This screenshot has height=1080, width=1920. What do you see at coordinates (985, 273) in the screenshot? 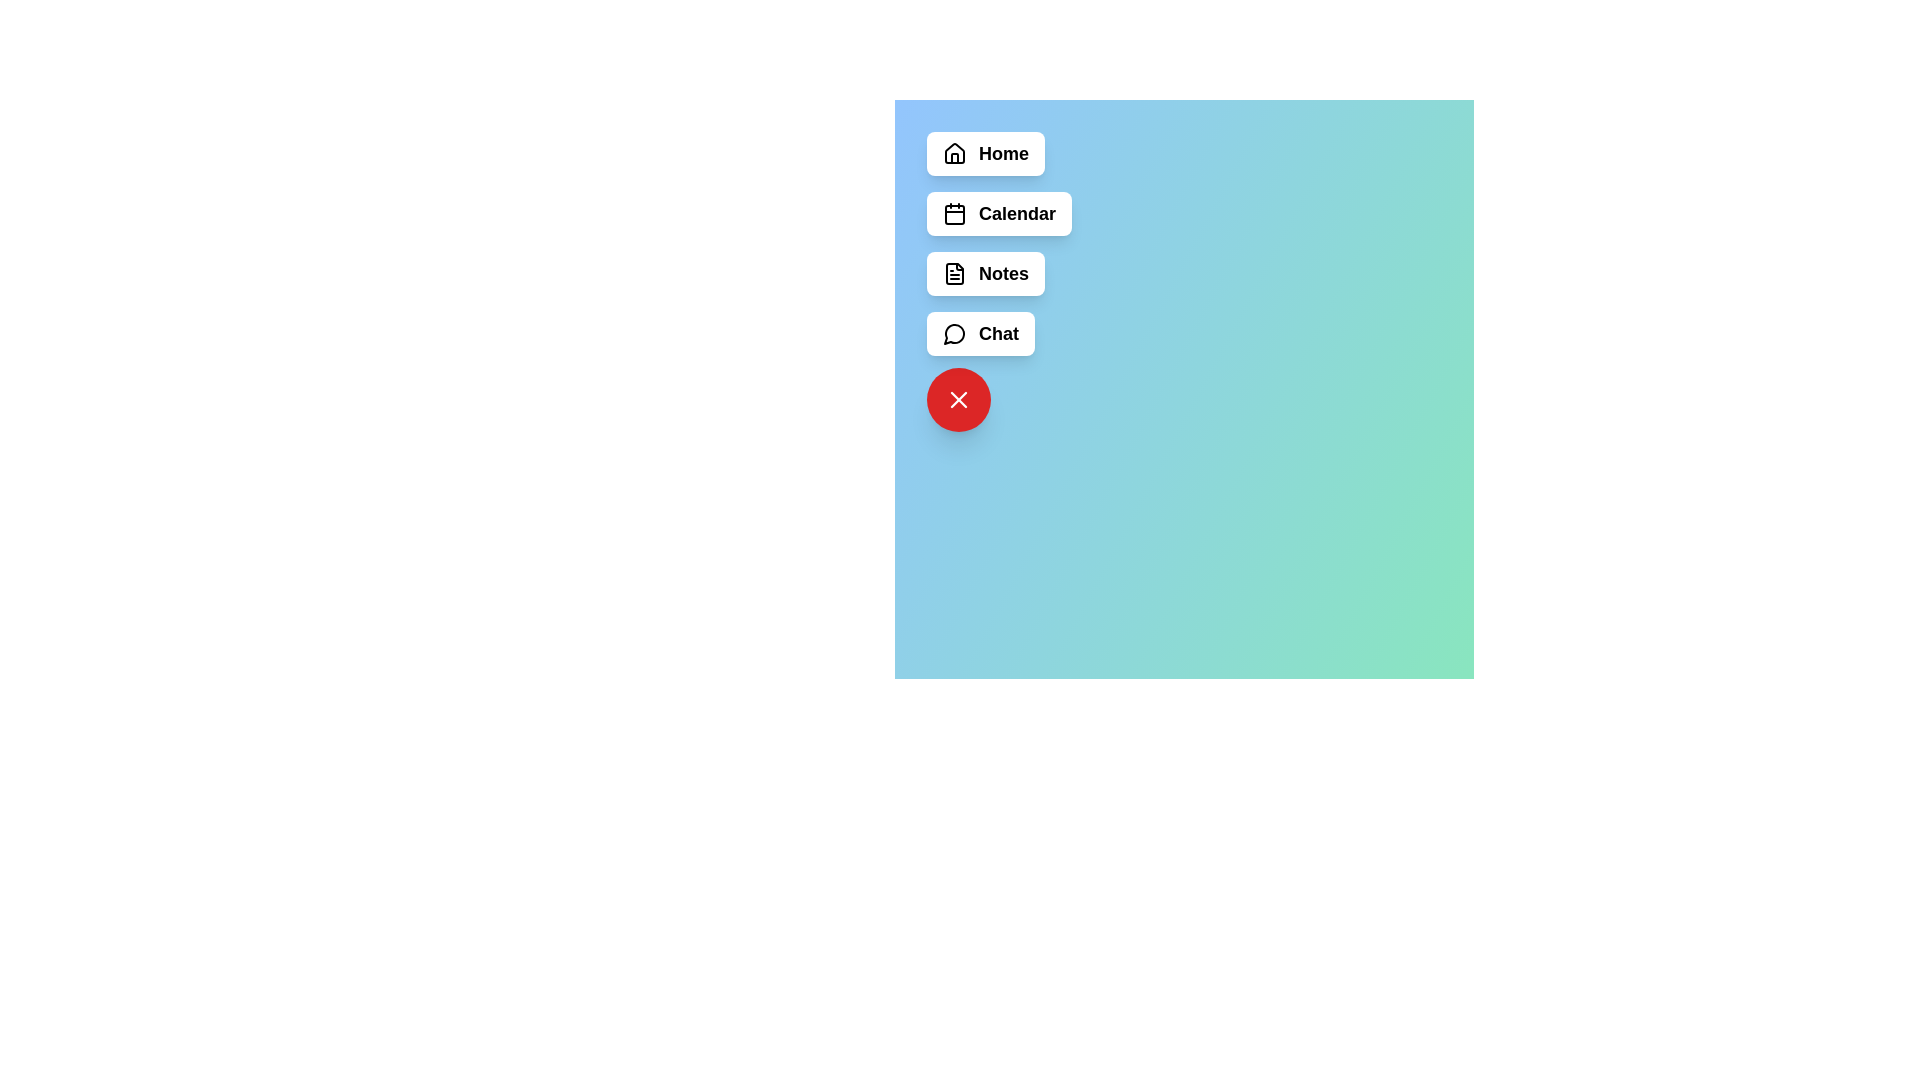
I see `the menu button labeled Notes to observe its hover effect` at bounding box center [985, 273].